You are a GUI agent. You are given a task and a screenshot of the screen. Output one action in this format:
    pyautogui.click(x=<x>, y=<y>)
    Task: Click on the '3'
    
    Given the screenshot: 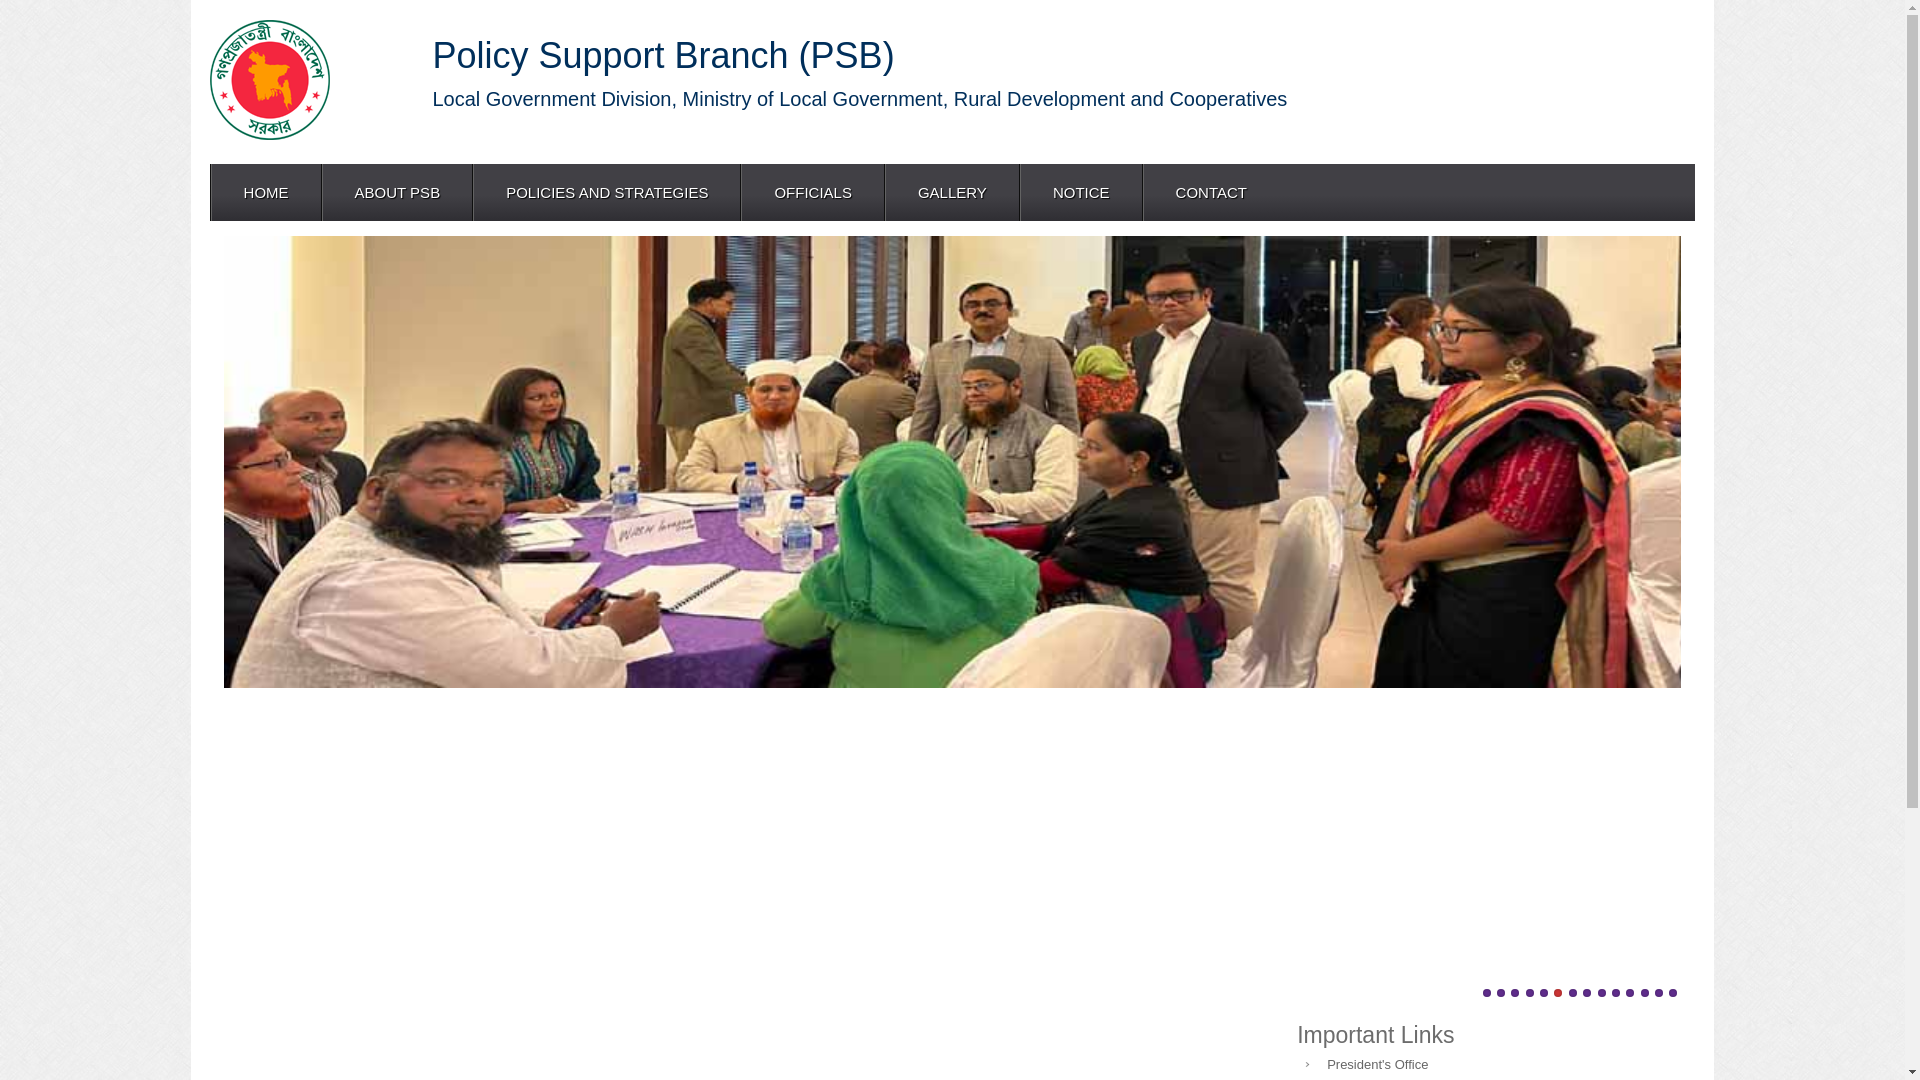 What is the action you would take?
    pyautogui.click(x=1511, y=992)
    